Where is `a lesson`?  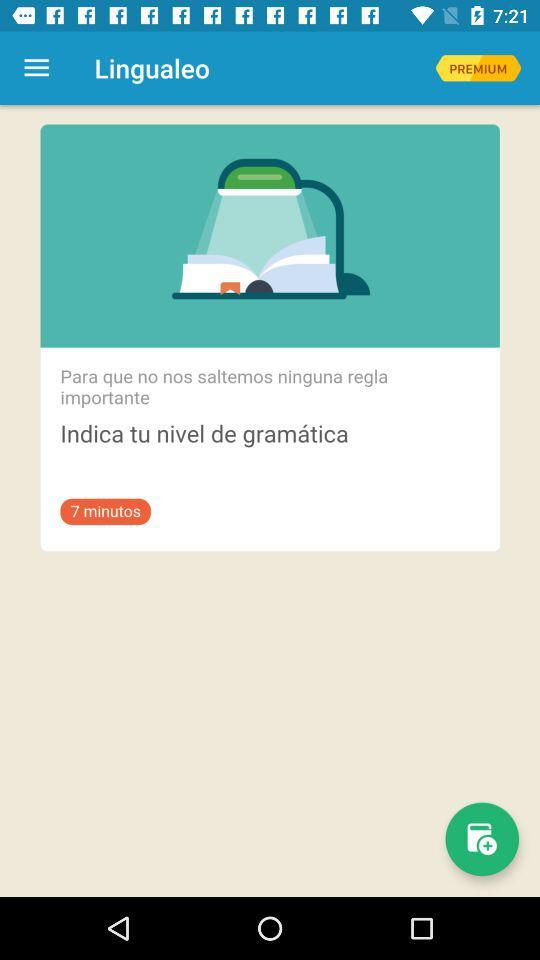
a lesson is located at coordinates (481, 839).